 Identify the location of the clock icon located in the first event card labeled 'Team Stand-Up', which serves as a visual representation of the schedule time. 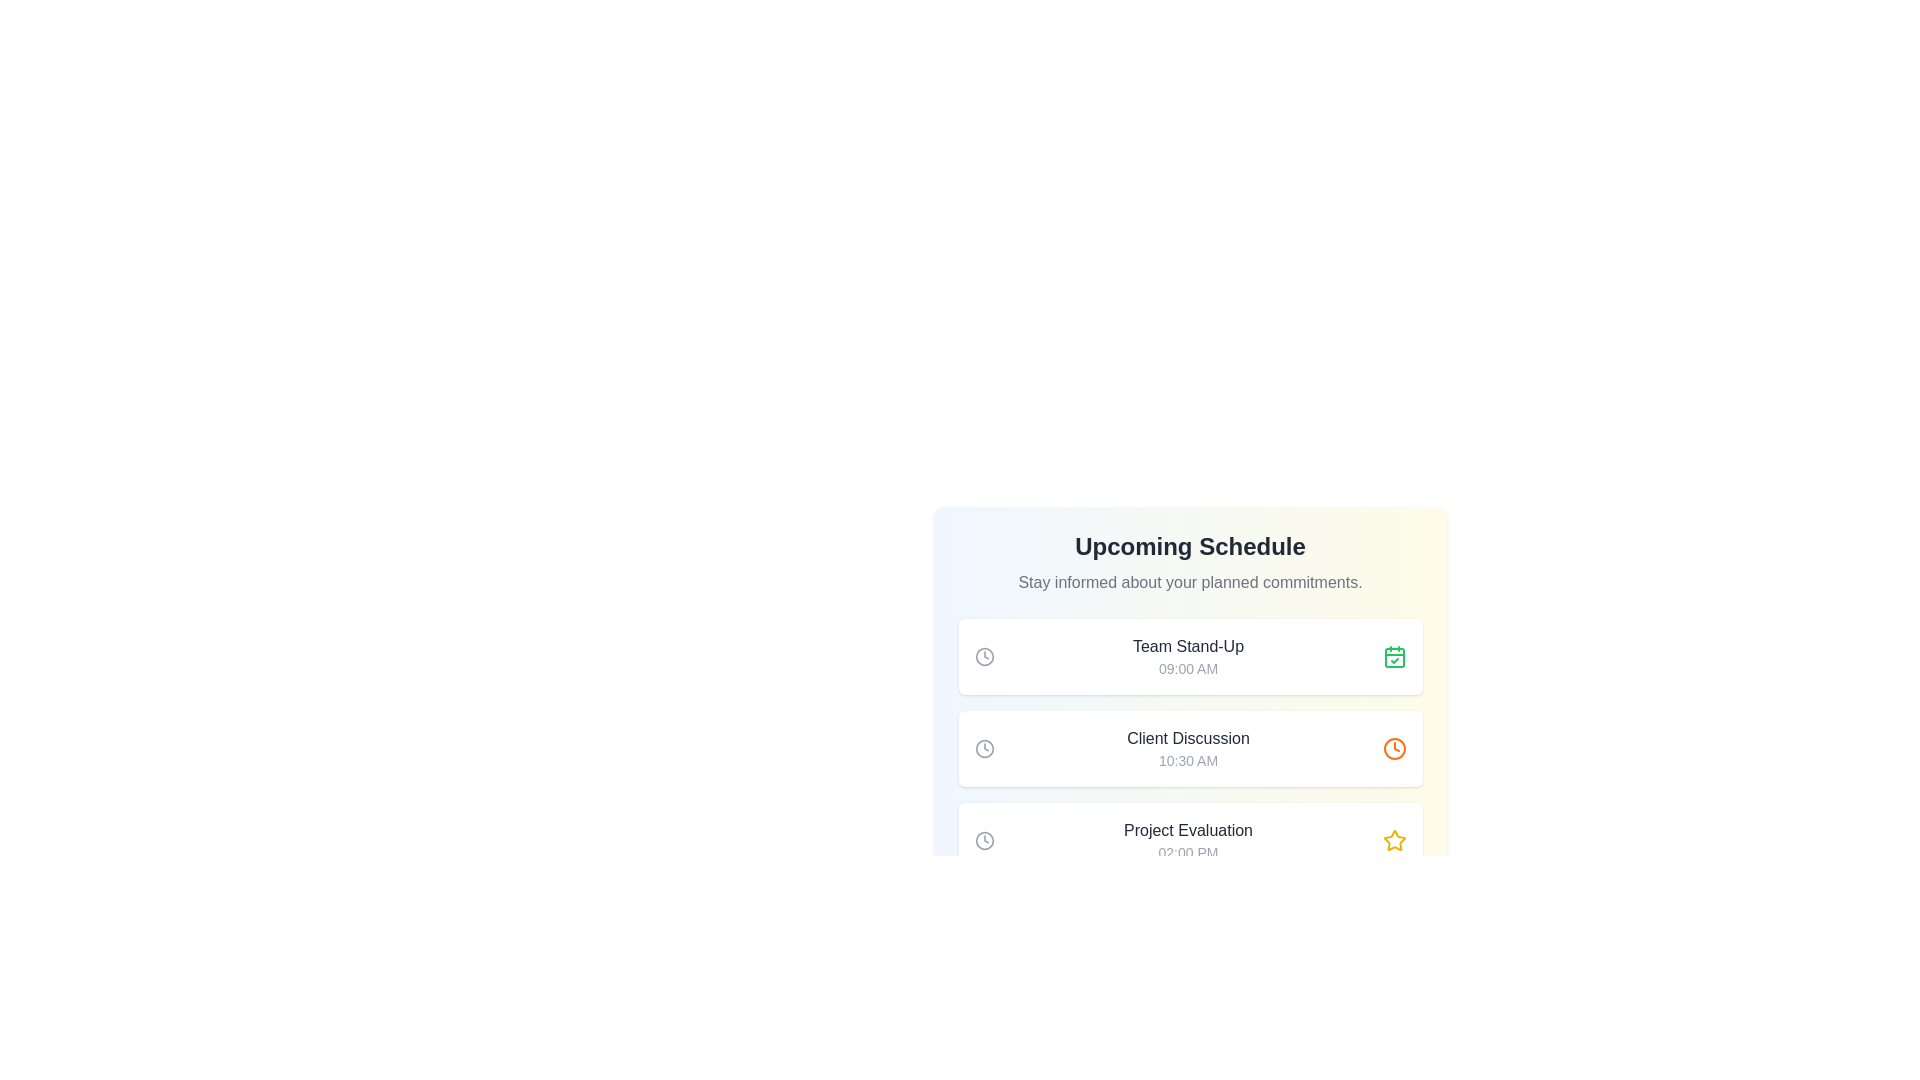
(984, 656).